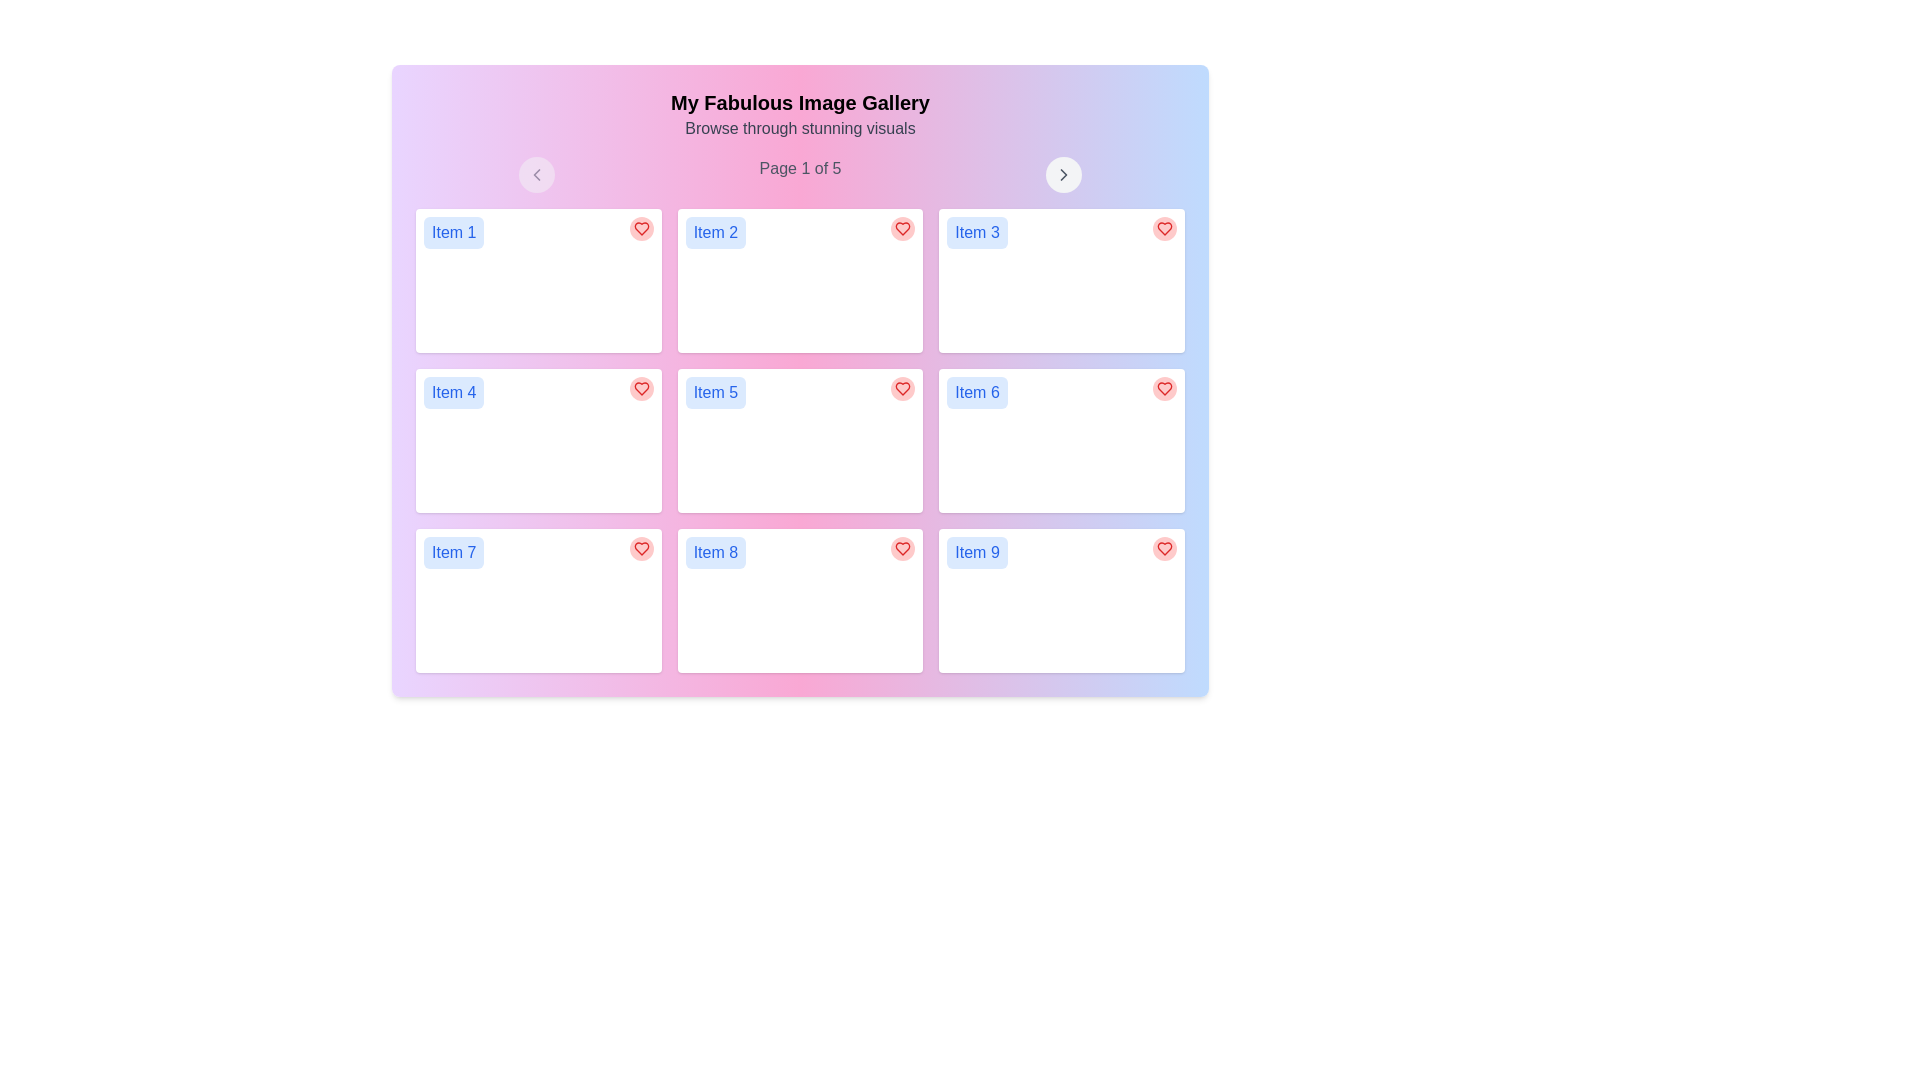 The width and height of the screenshot is (1920, 1080). I want to click on the leftward-pointing chevron icon located near the top-center area of the interface, so click(536, 173).